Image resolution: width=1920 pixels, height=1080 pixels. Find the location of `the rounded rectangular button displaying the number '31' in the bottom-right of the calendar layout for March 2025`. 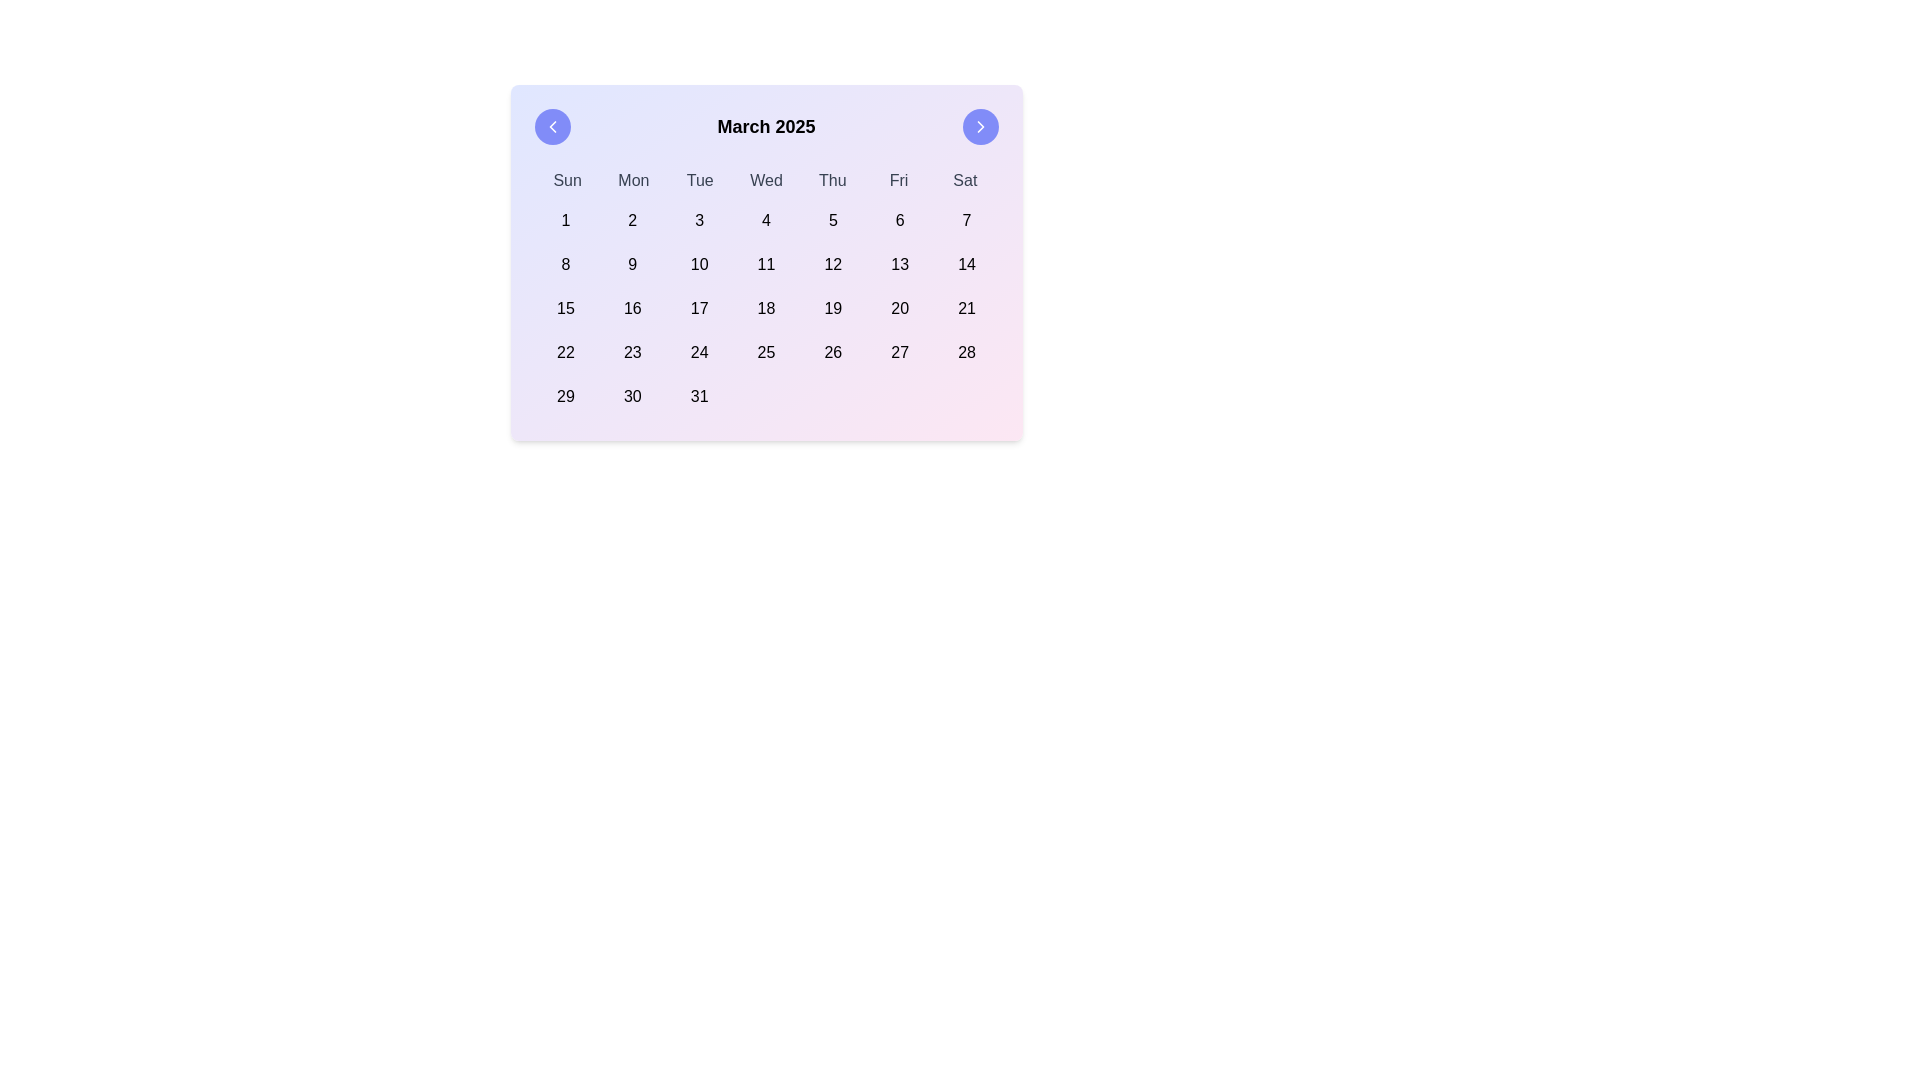

the rounded rectangular button displaying the number '31' in the bottom-right of the calendar layout for March 2025 is located at coordinates (699, 397).